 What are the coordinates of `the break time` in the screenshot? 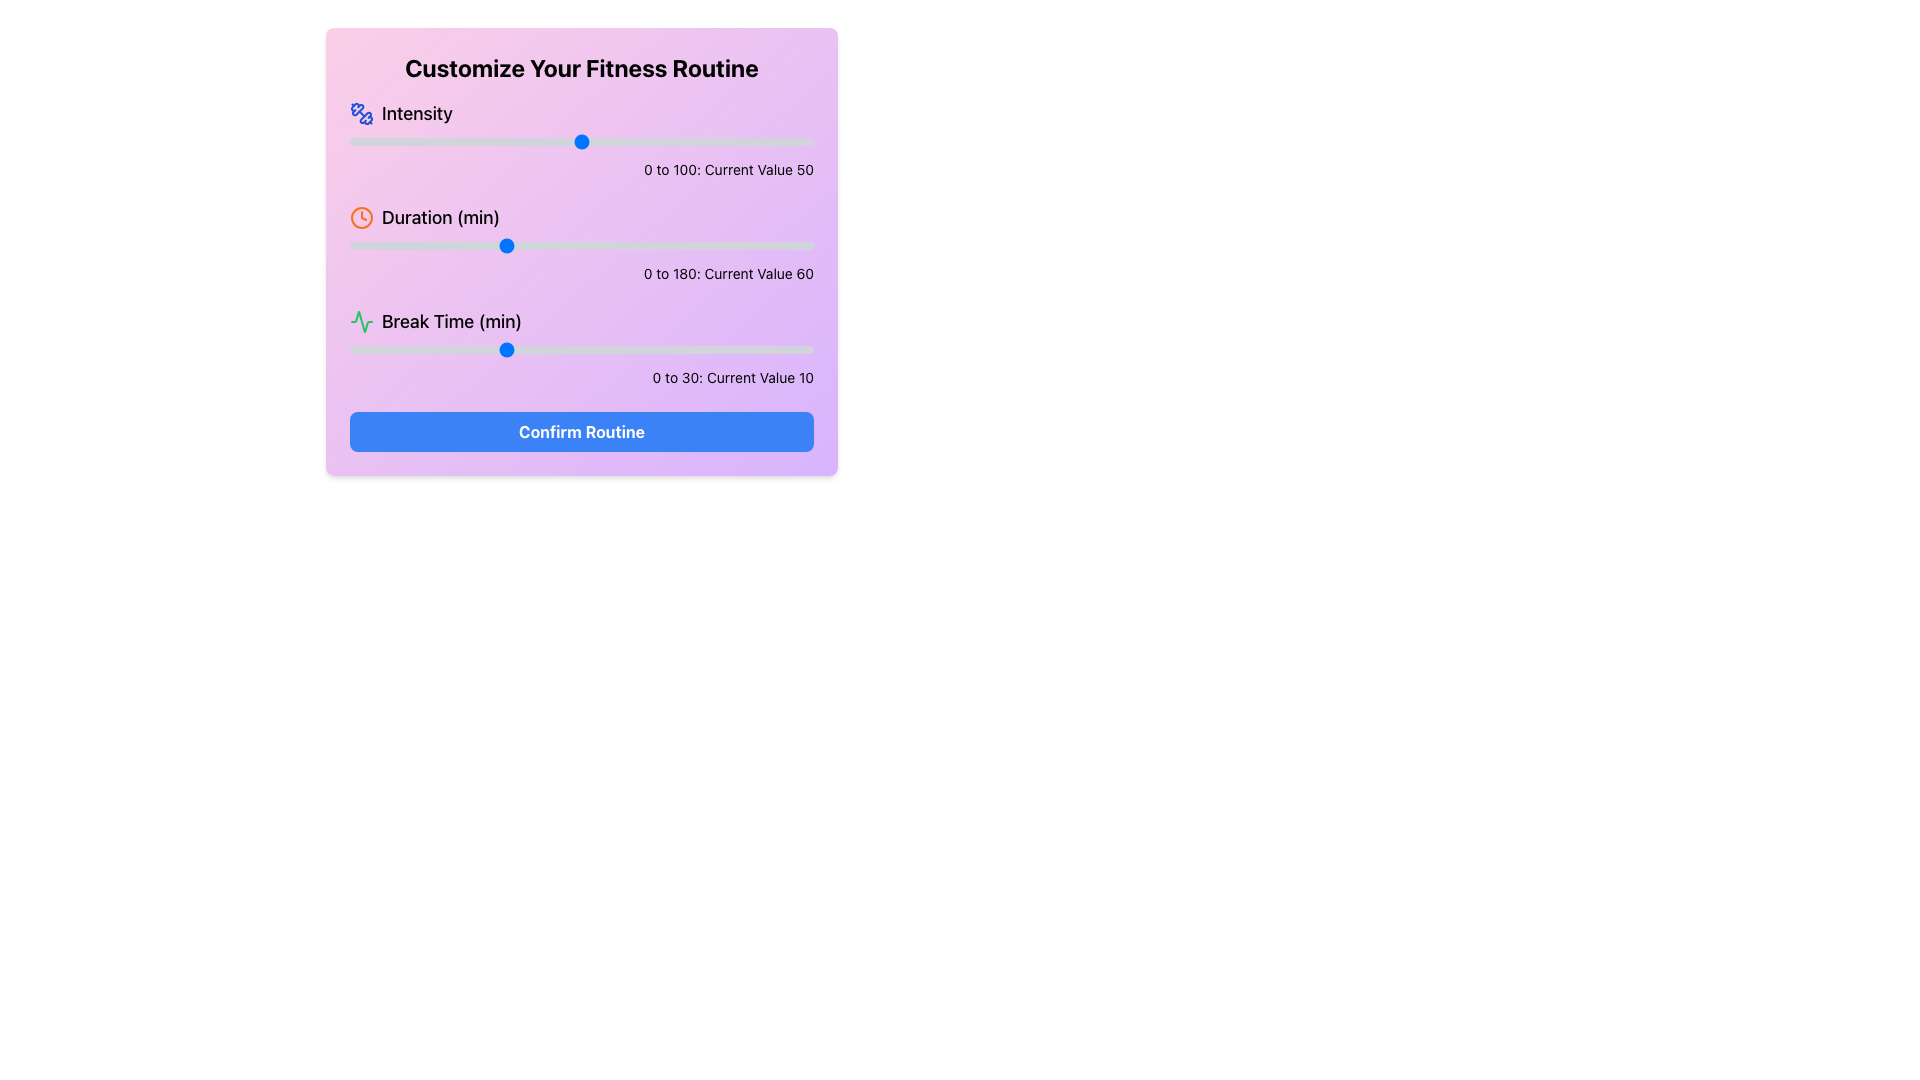 It's located at (766, 349).